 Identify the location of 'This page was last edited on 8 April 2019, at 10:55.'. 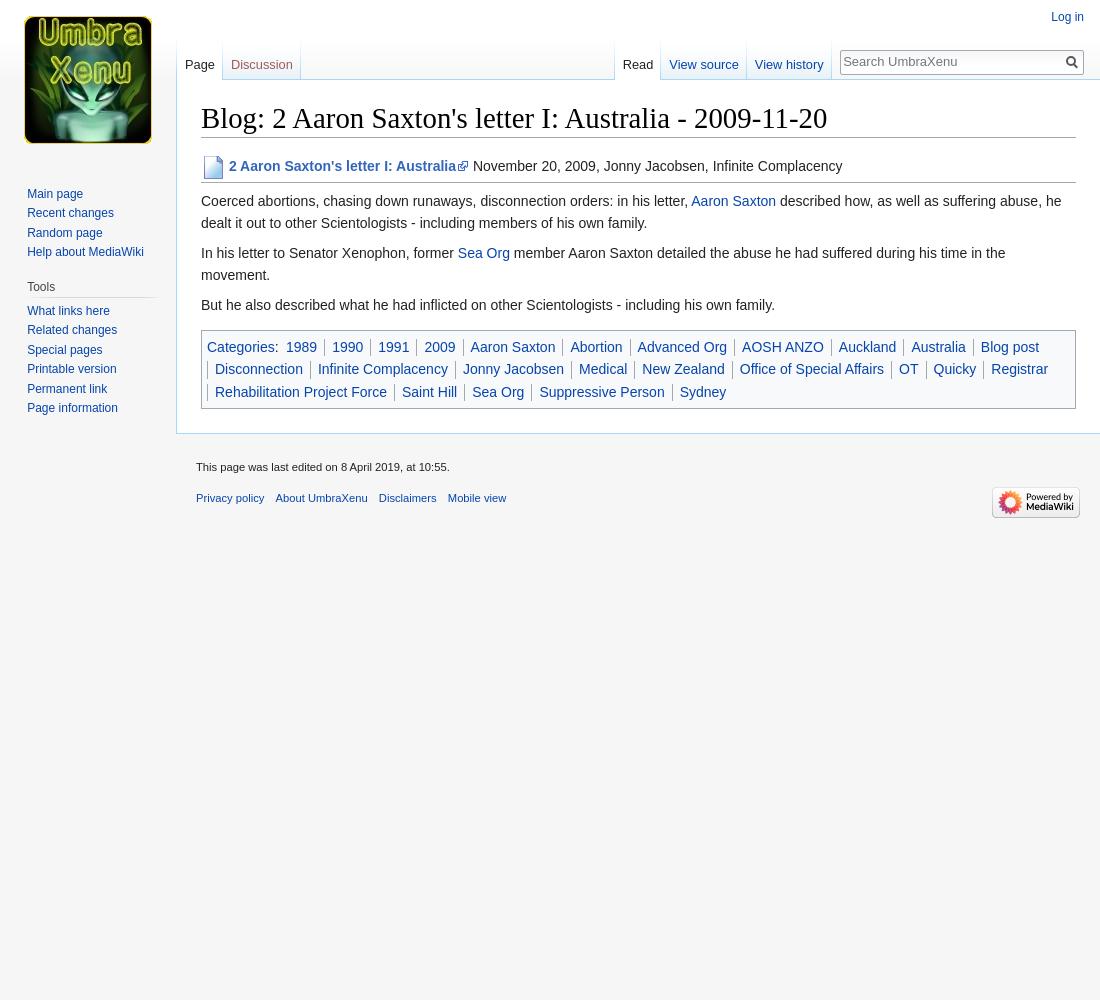
(321, 465).